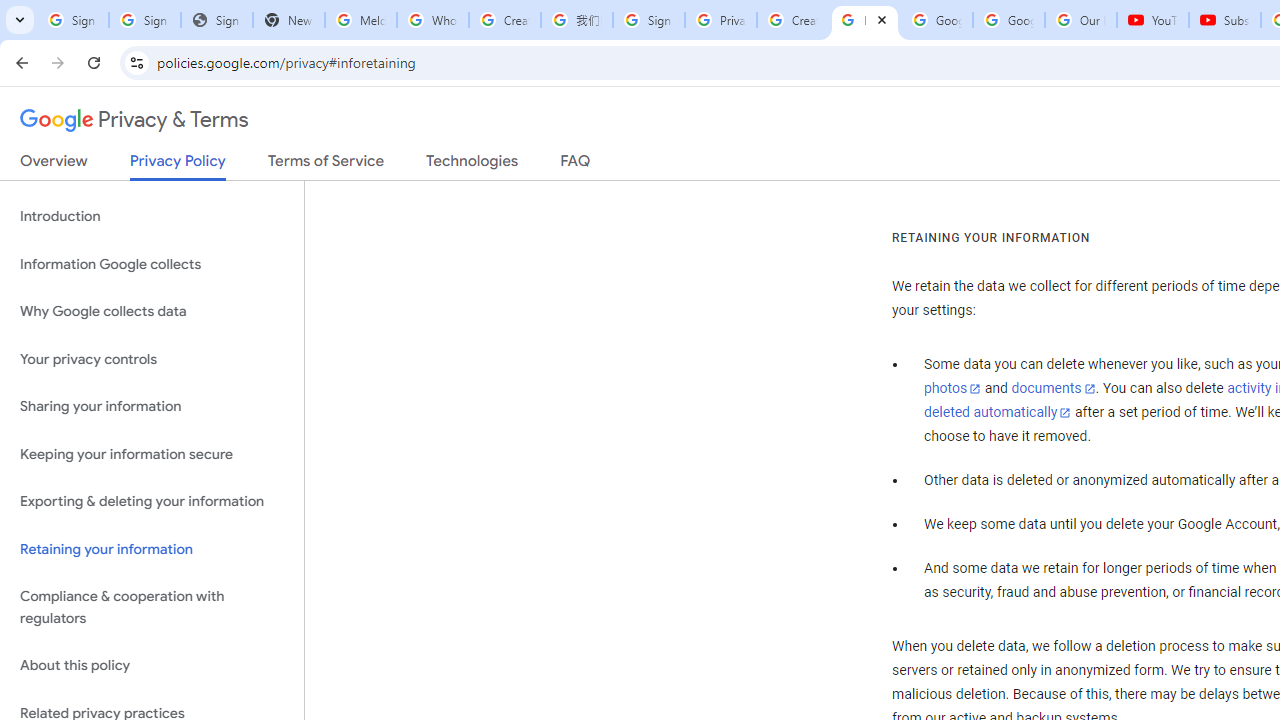 This screenshot has width=1280, height=720. Describe the element at coordinates (1008, 20) in the screenshot. I see `'Google Account'` at that location.